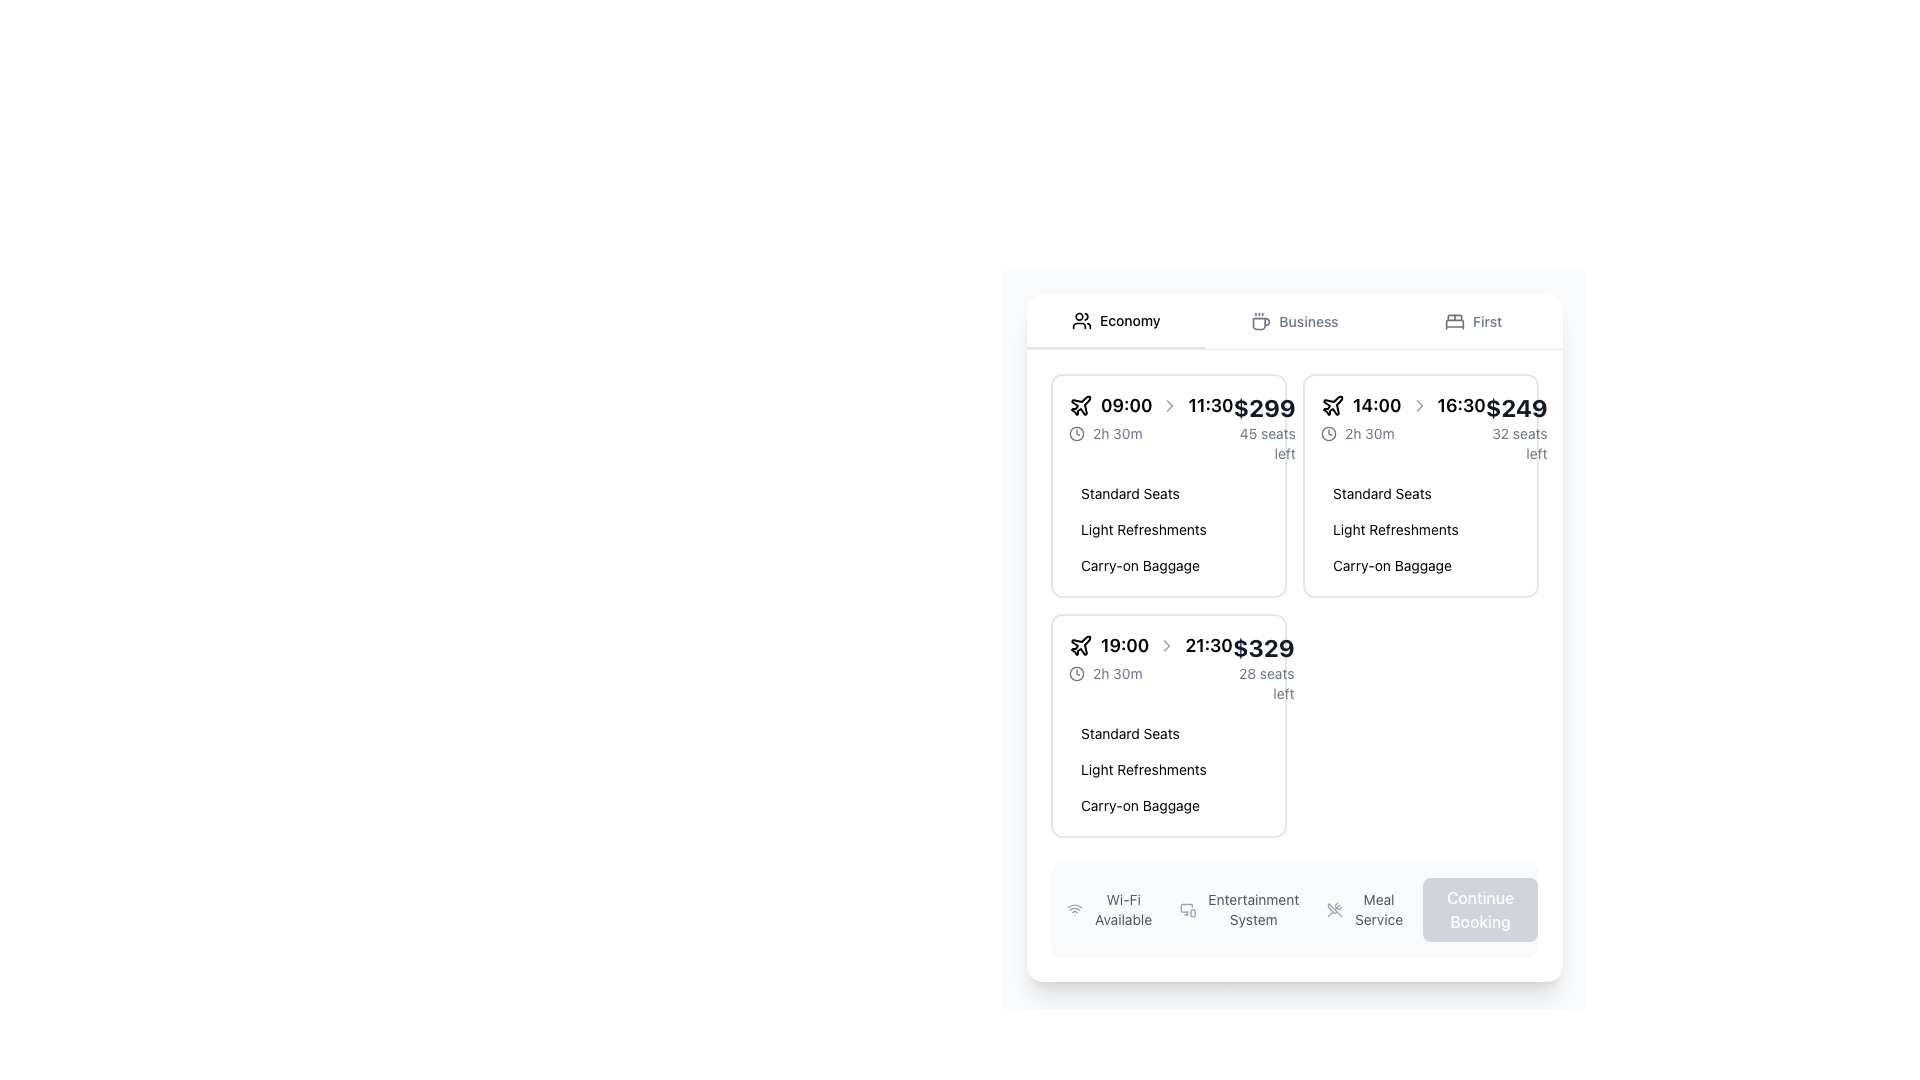 Image resolution: width=1920 pixels, height=1080 pixels. Describe the element at coordinates (1075, 433) in the screenshot. I see `the circular SVG element representing the clock face, which is located centrally within the clock icon next to the '19:00' flight timing details` at that location.